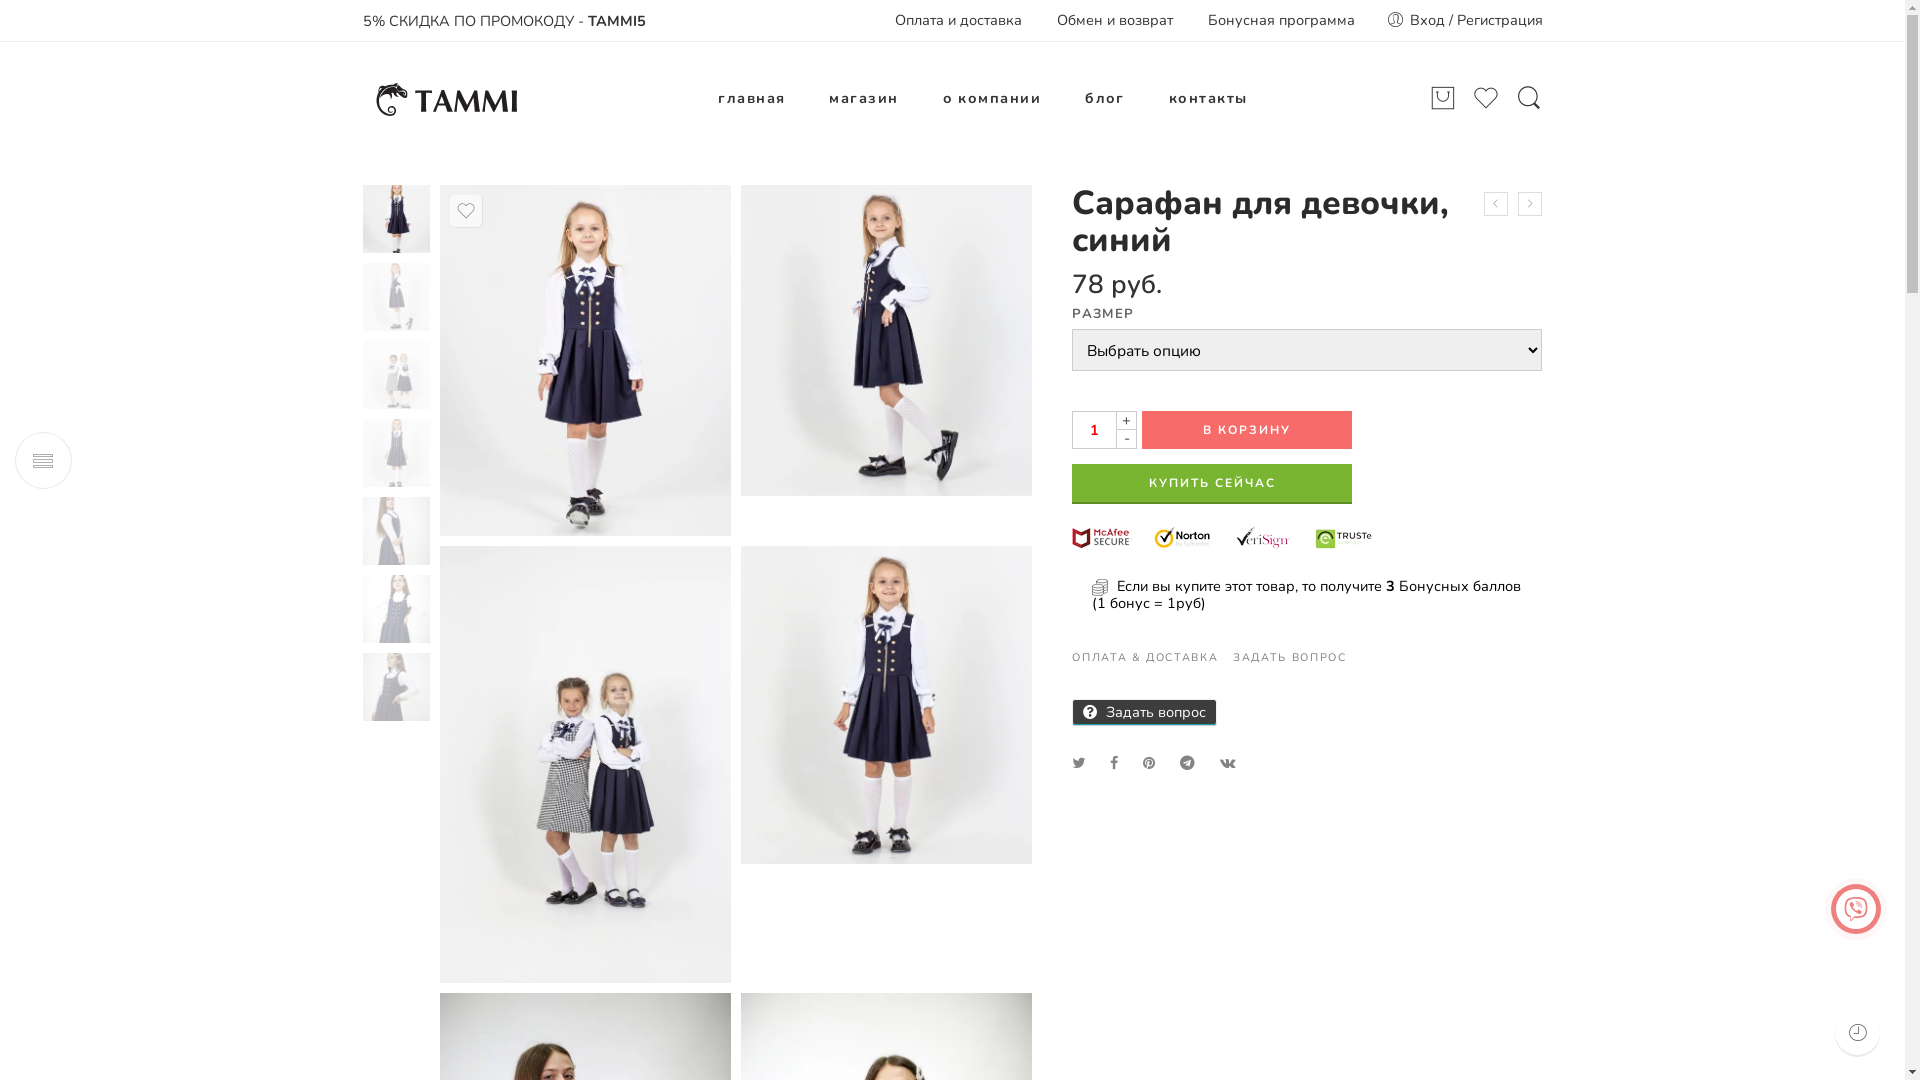  I want to click on 'Share on VK', so click(1227, 763).